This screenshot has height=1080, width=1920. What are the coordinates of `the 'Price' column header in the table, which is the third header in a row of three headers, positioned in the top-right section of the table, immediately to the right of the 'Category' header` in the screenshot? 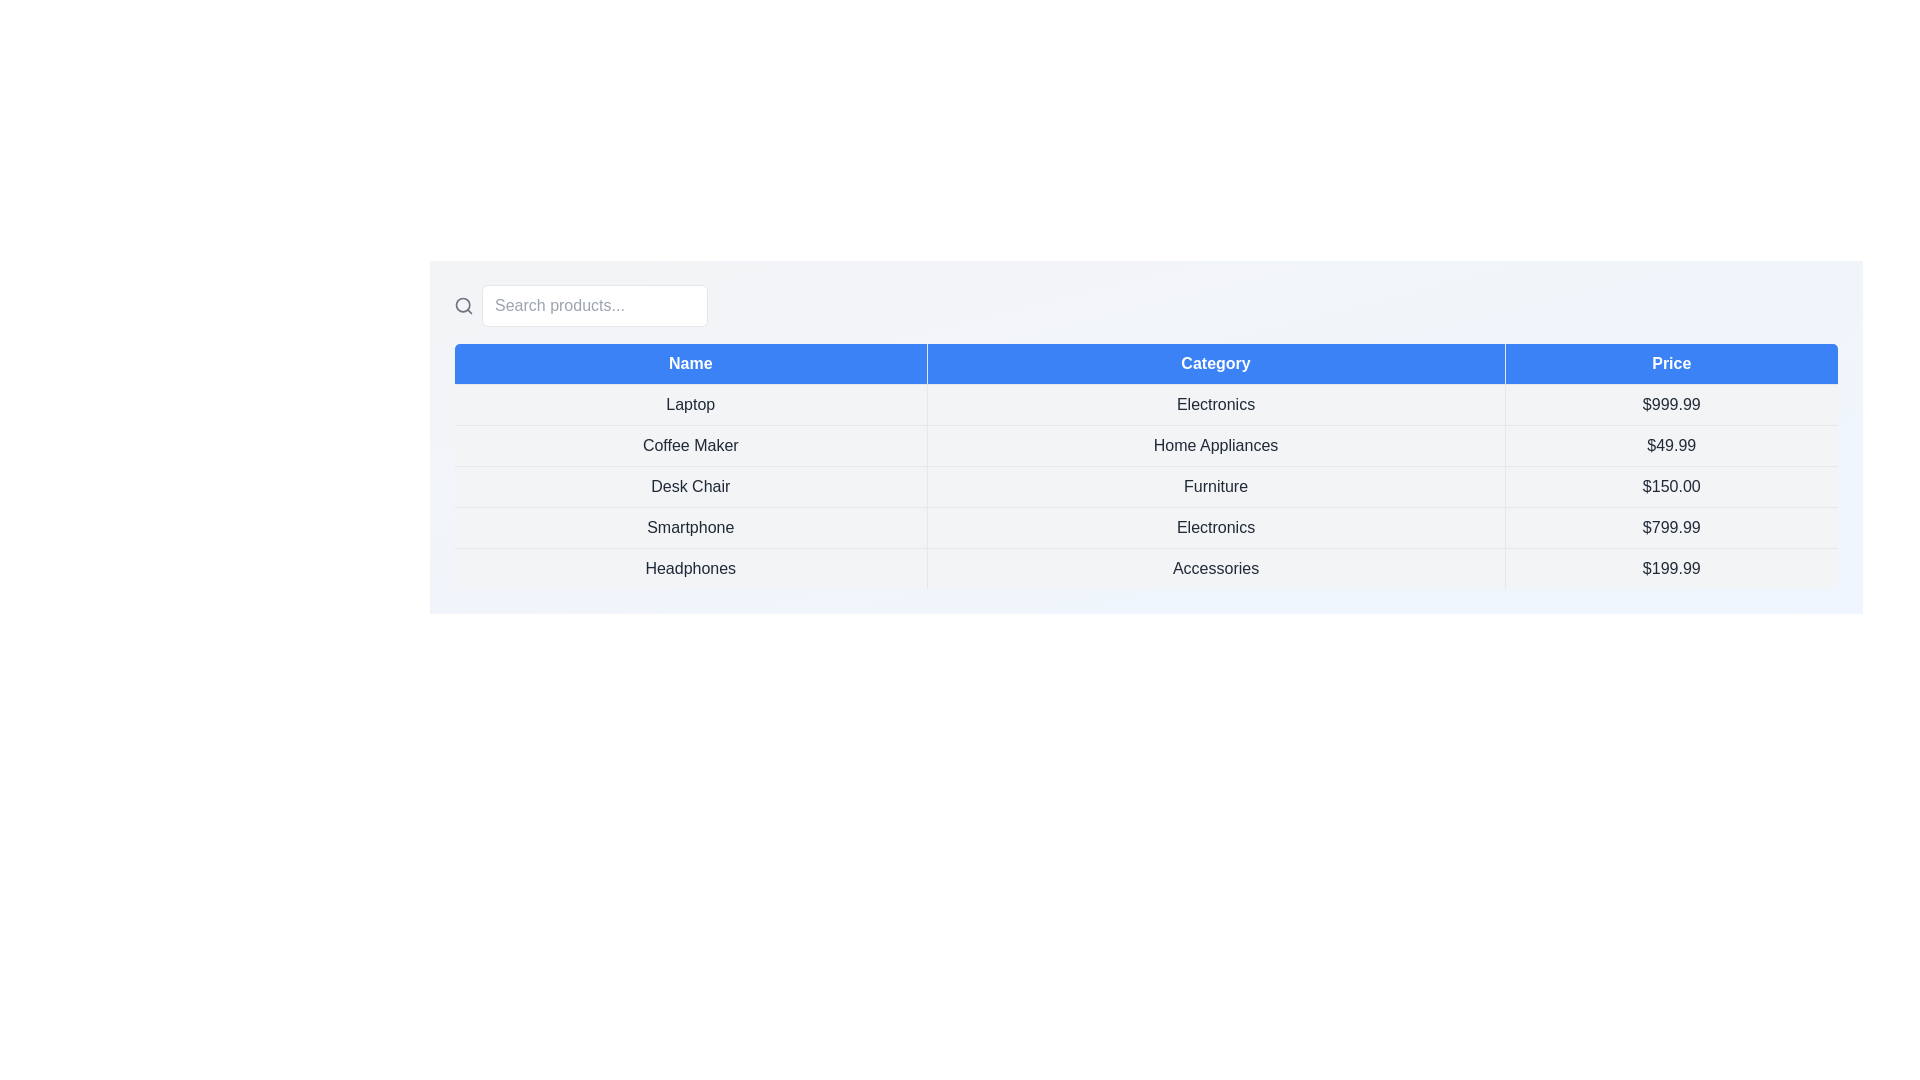 It's located at (1671, 363).